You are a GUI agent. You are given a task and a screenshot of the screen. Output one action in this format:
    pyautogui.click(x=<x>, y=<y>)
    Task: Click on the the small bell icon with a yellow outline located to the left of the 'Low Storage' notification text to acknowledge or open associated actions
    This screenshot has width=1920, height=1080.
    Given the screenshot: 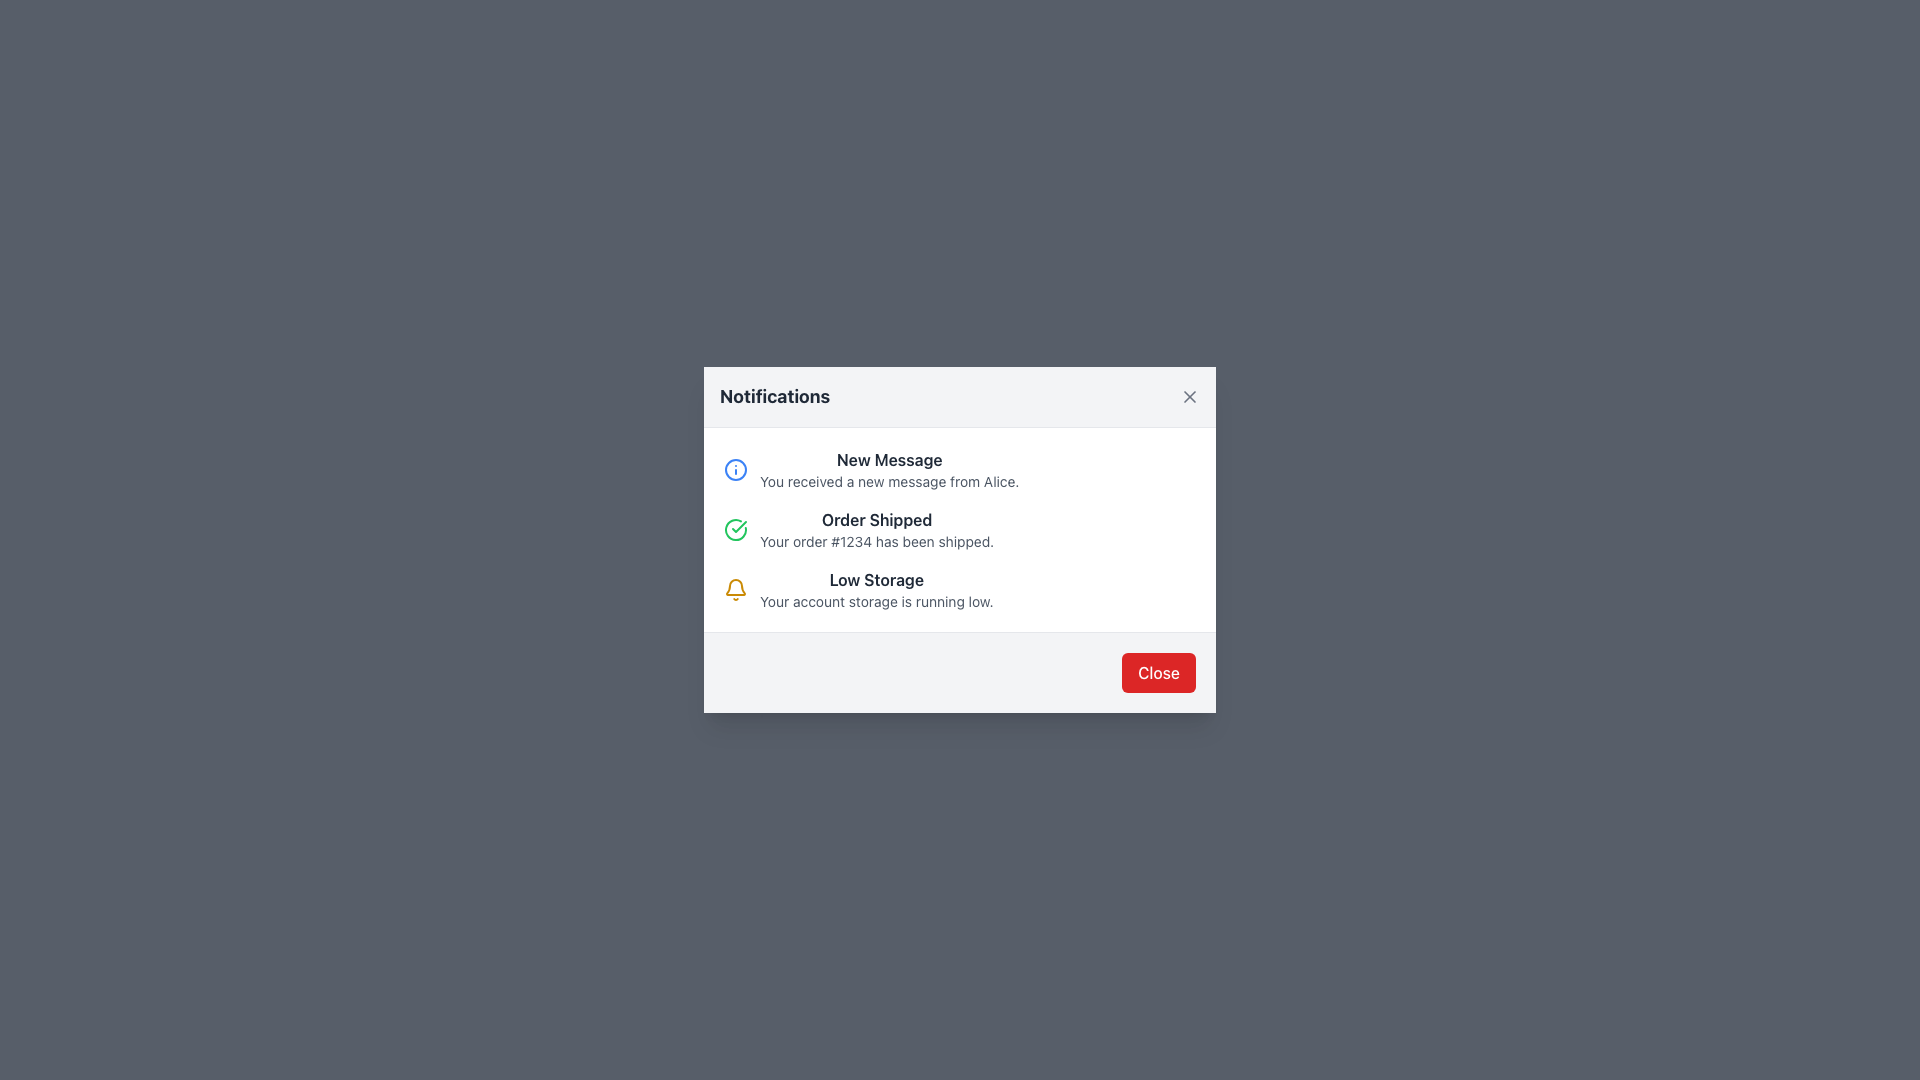 What is the action you would take?
    pyautogui.click(x=734, y=589)
    